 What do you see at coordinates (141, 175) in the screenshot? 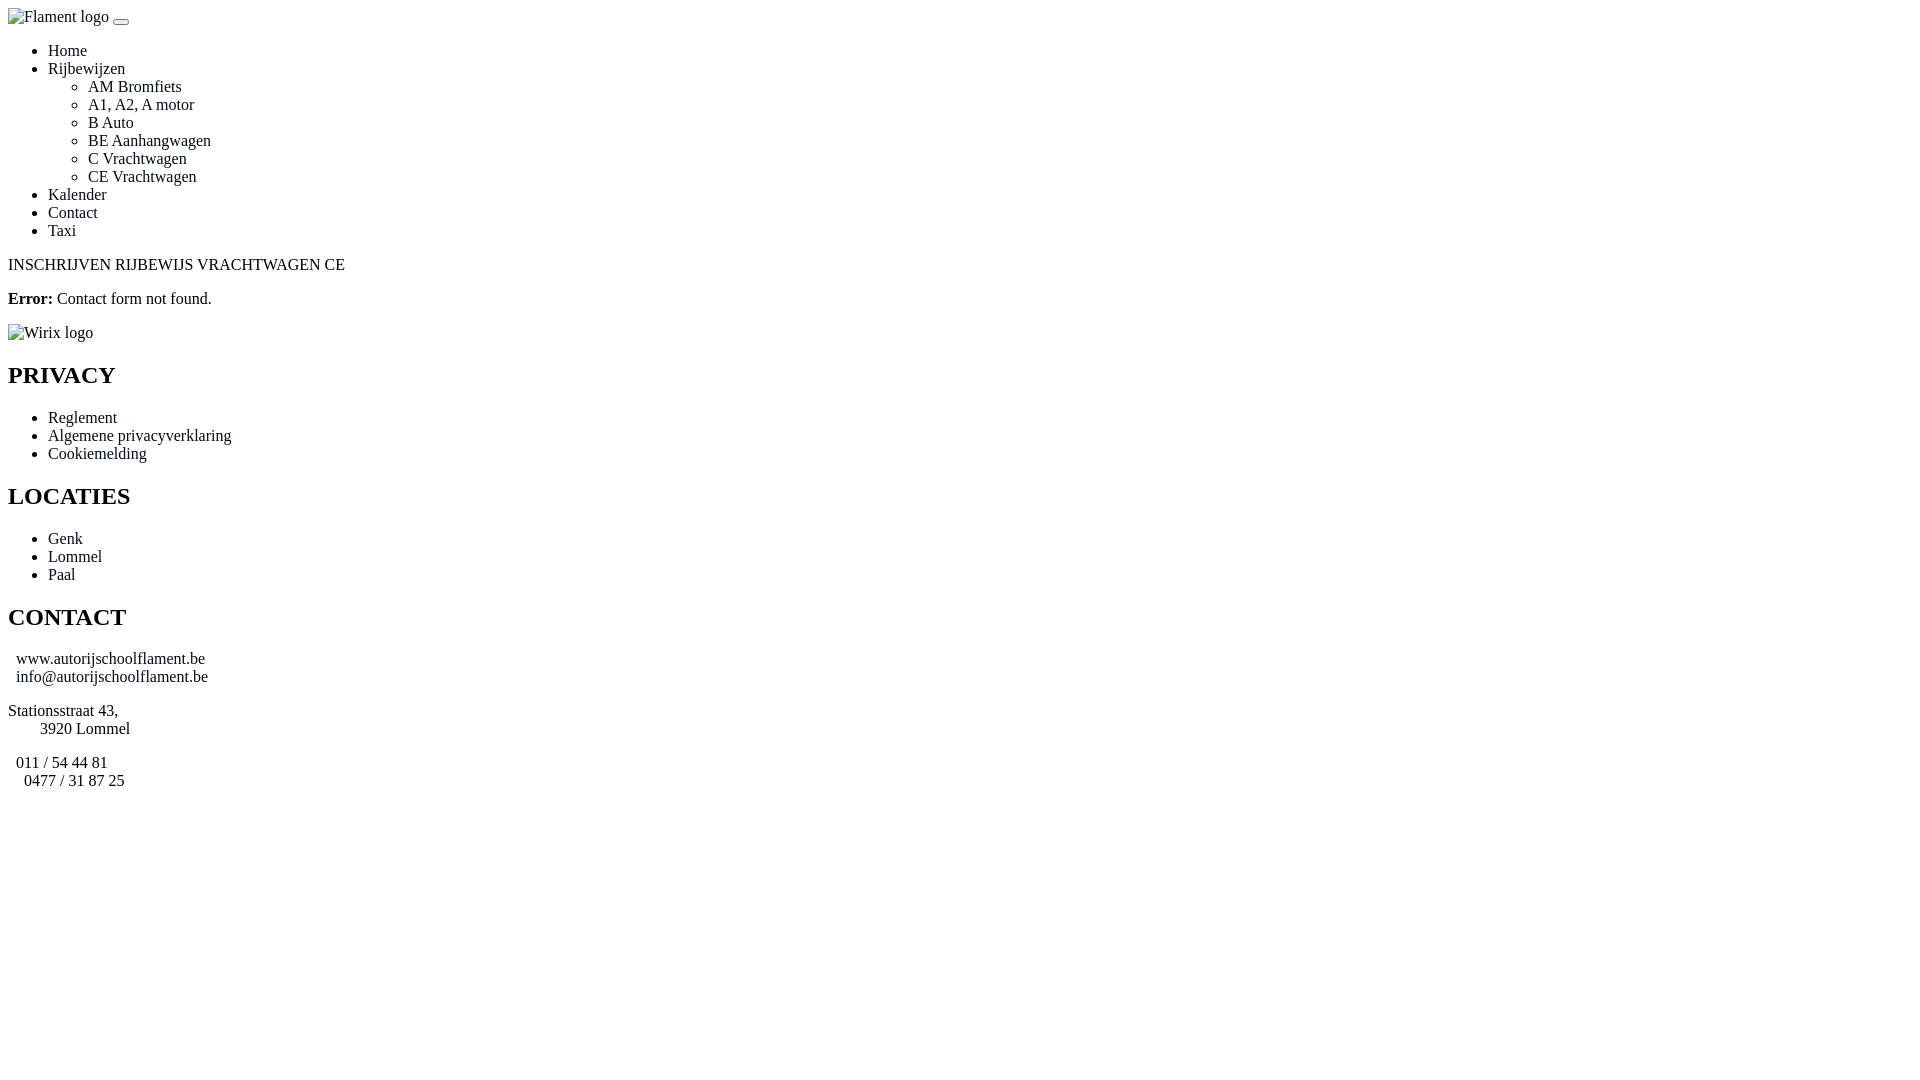
I see `'CE Vrachtwagen'` at bounding box center [141, 175].